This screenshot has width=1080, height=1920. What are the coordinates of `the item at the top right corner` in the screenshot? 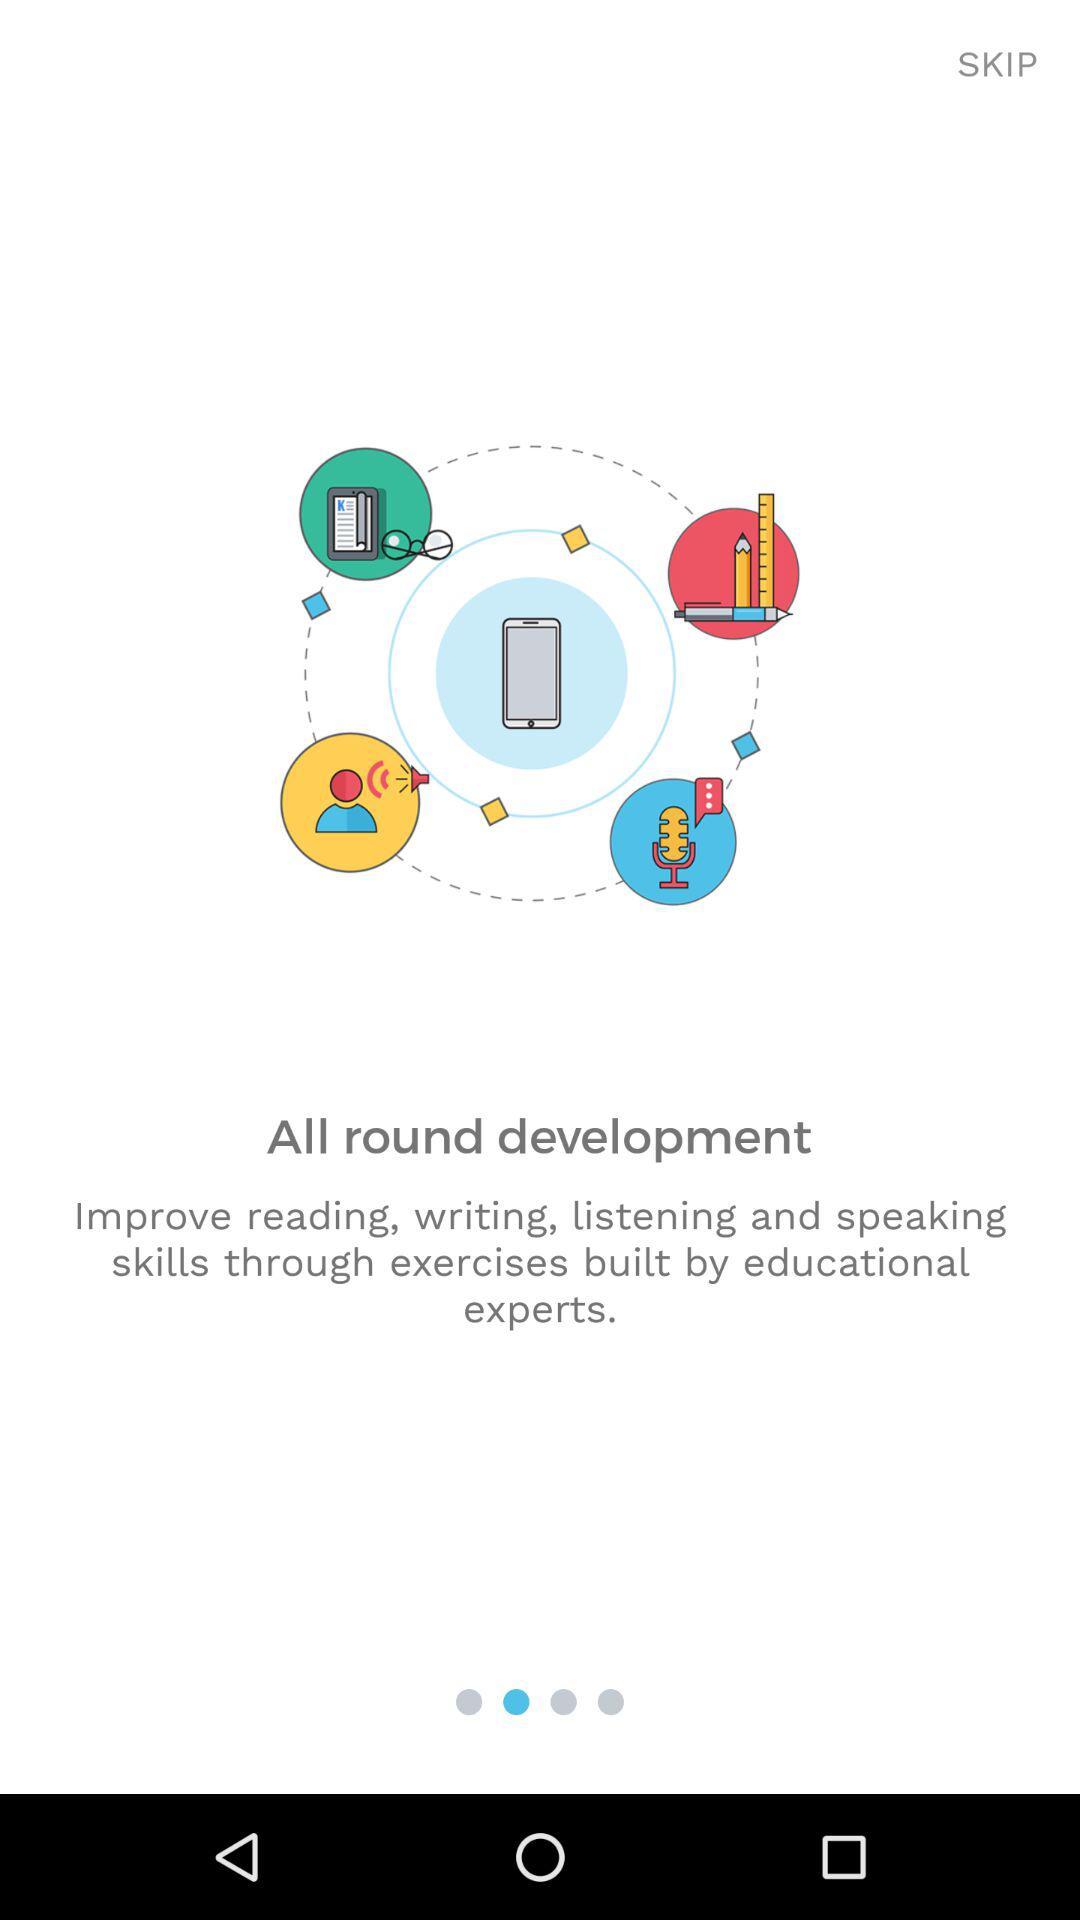 It's located at (997, 65).